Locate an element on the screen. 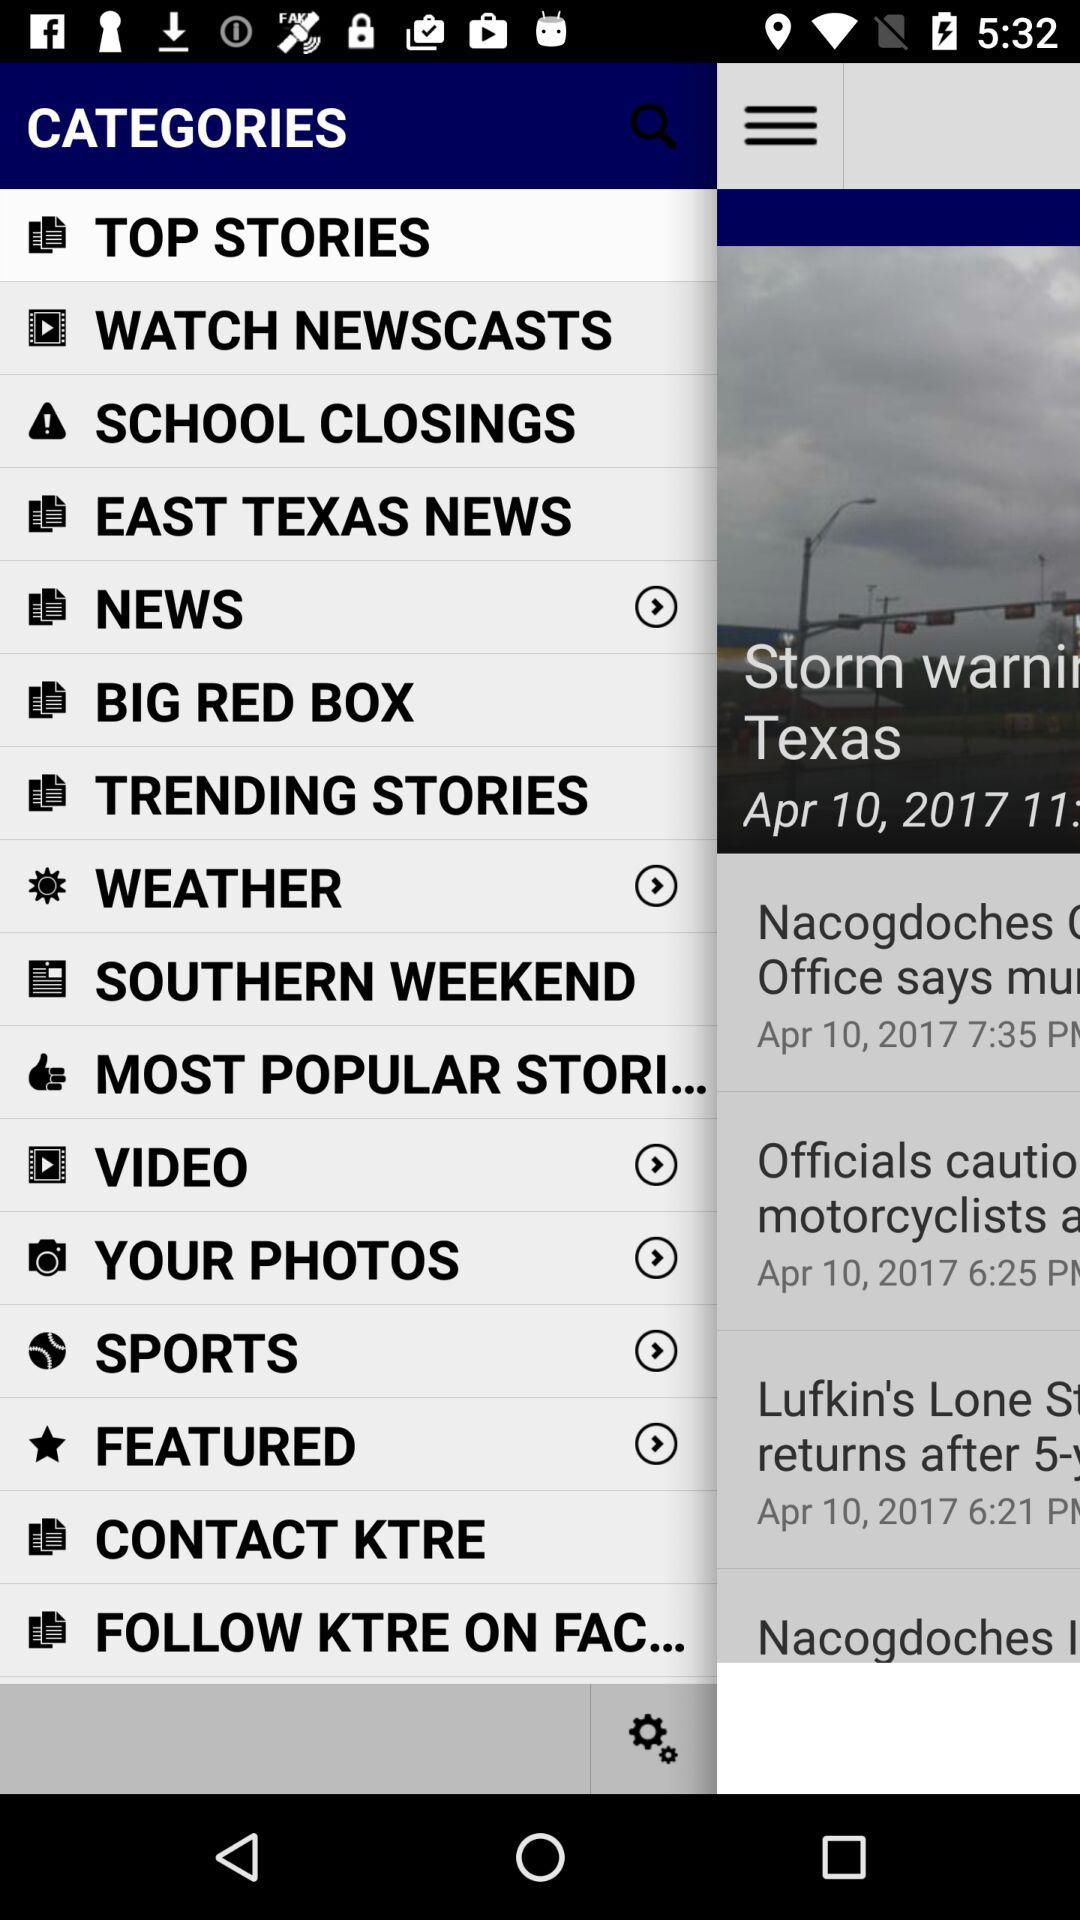  the settings icon is located at coordinates (654, 1737).